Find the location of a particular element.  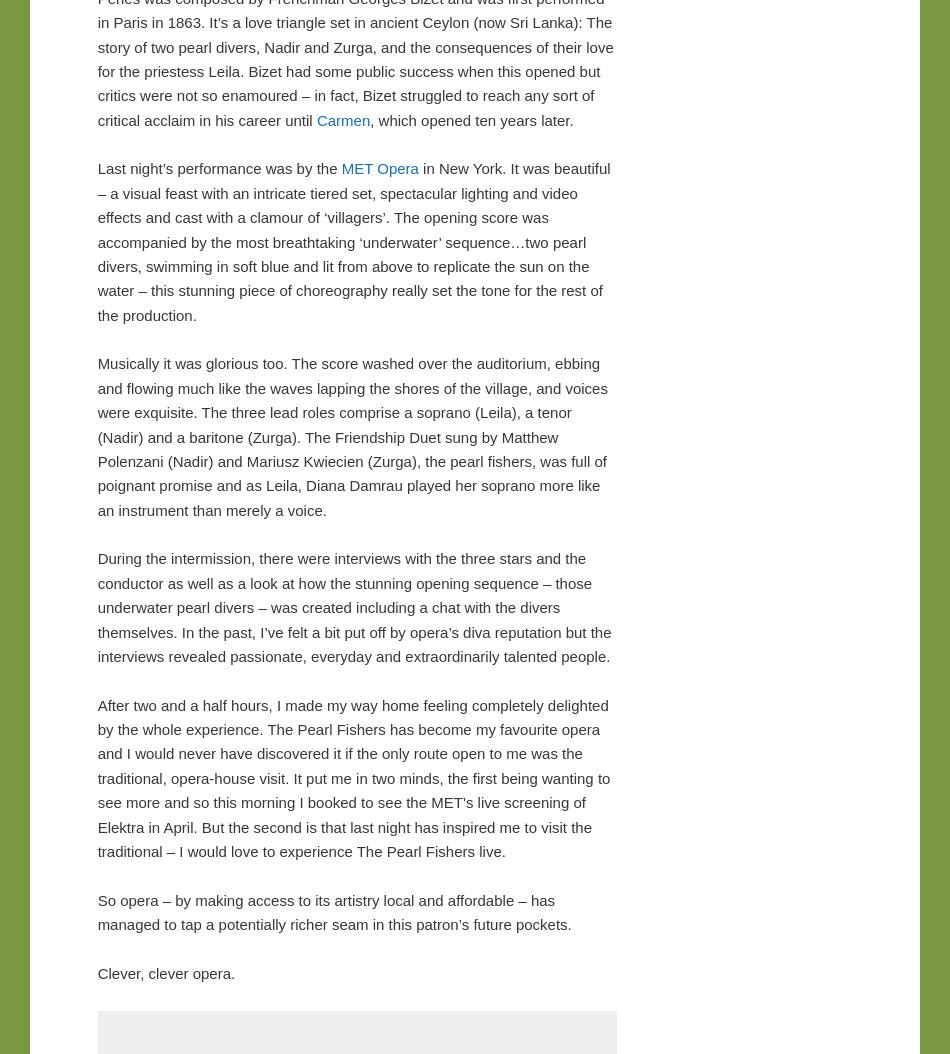

'MET Opera' is located at coordinates (378, 167).